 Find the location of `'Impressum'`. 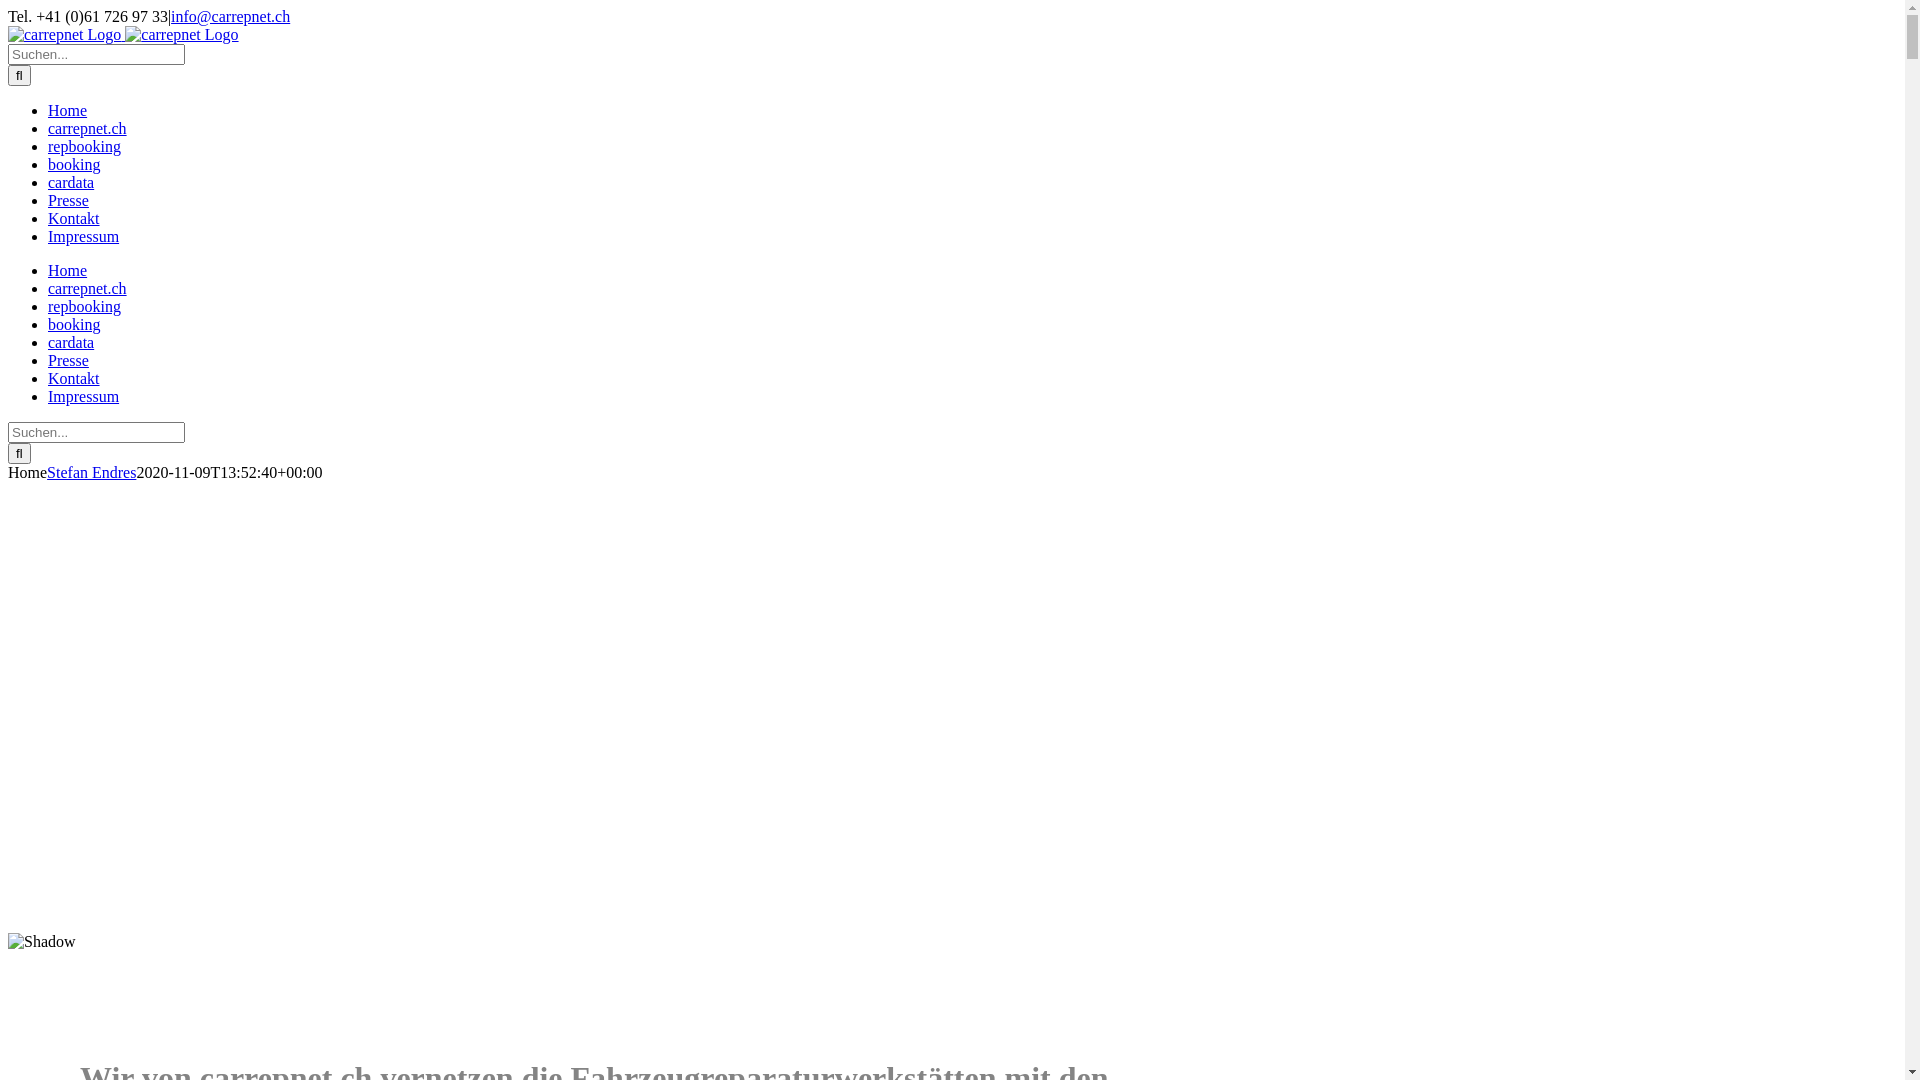

'Impressum' is located at coordinates (48, 396).